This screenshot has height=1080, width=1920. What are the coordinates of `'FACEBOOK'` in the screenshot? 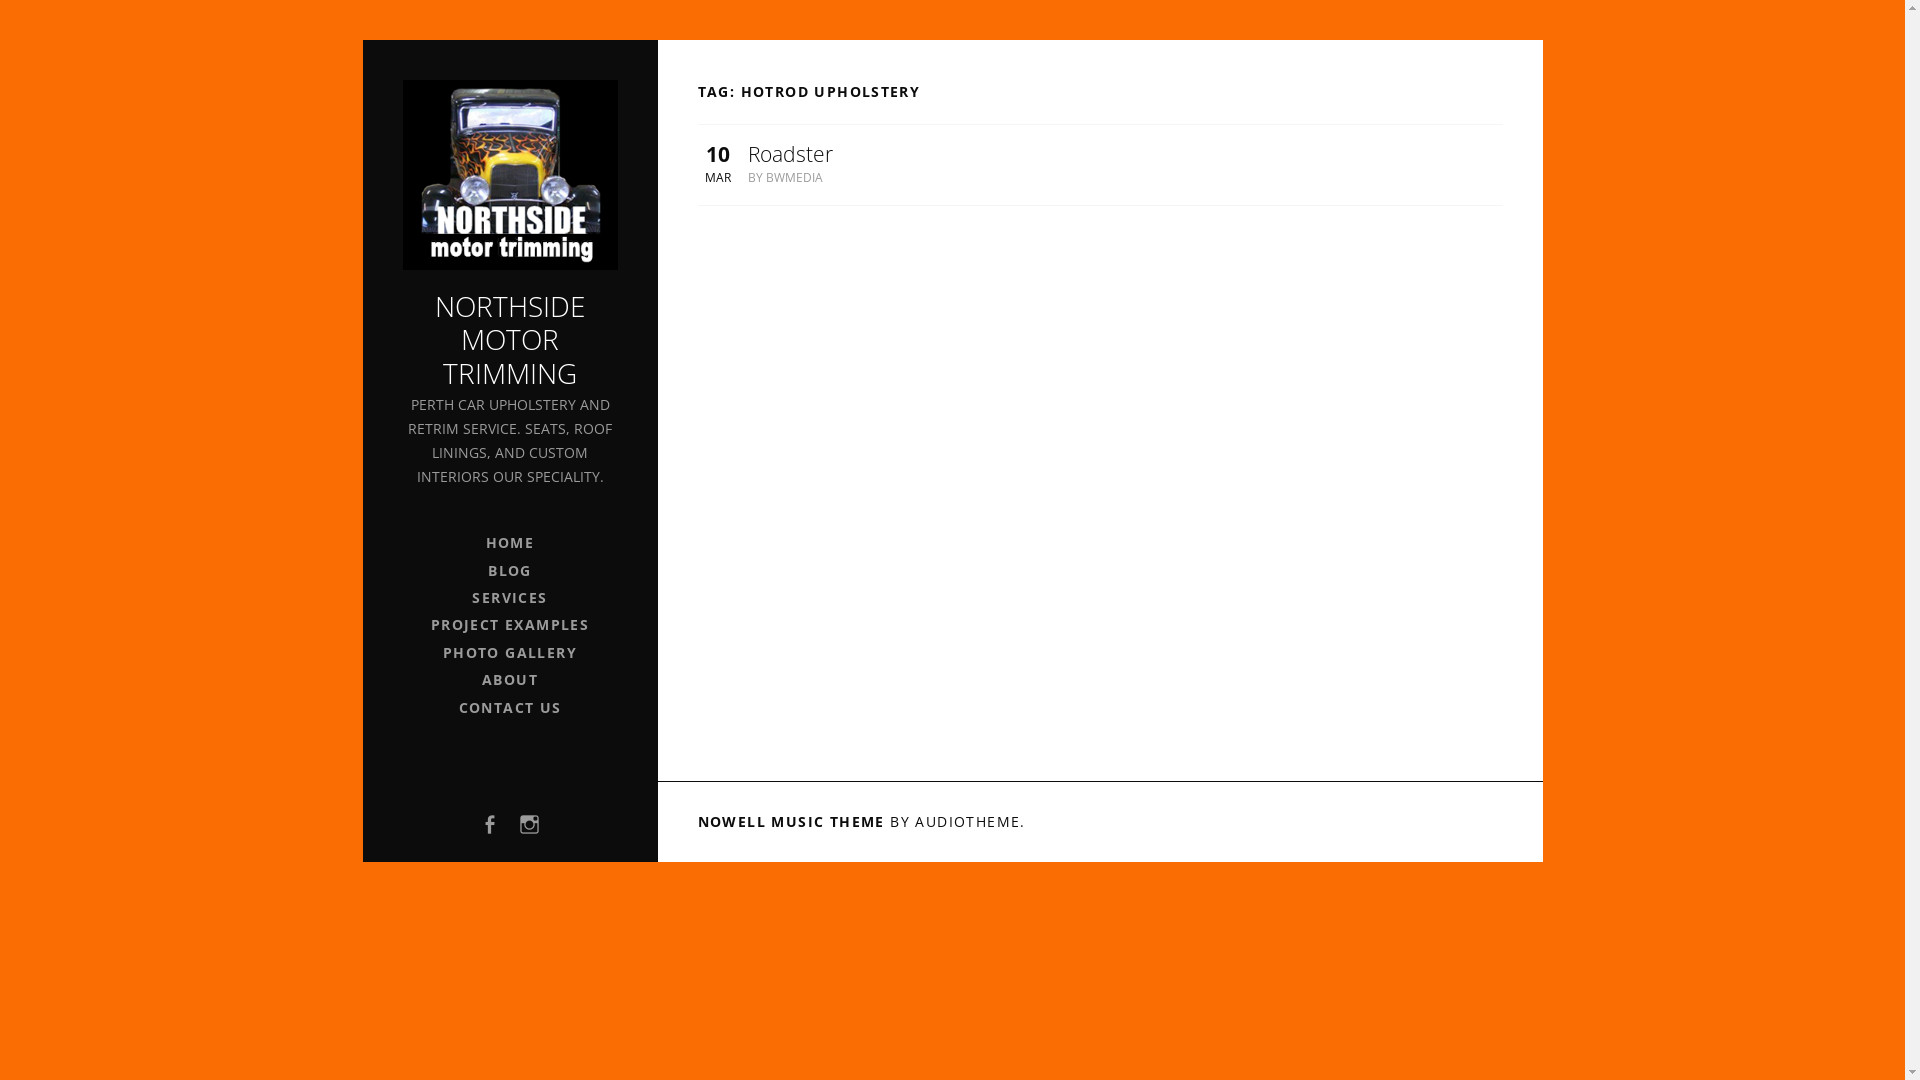 It's located at (489, 824).